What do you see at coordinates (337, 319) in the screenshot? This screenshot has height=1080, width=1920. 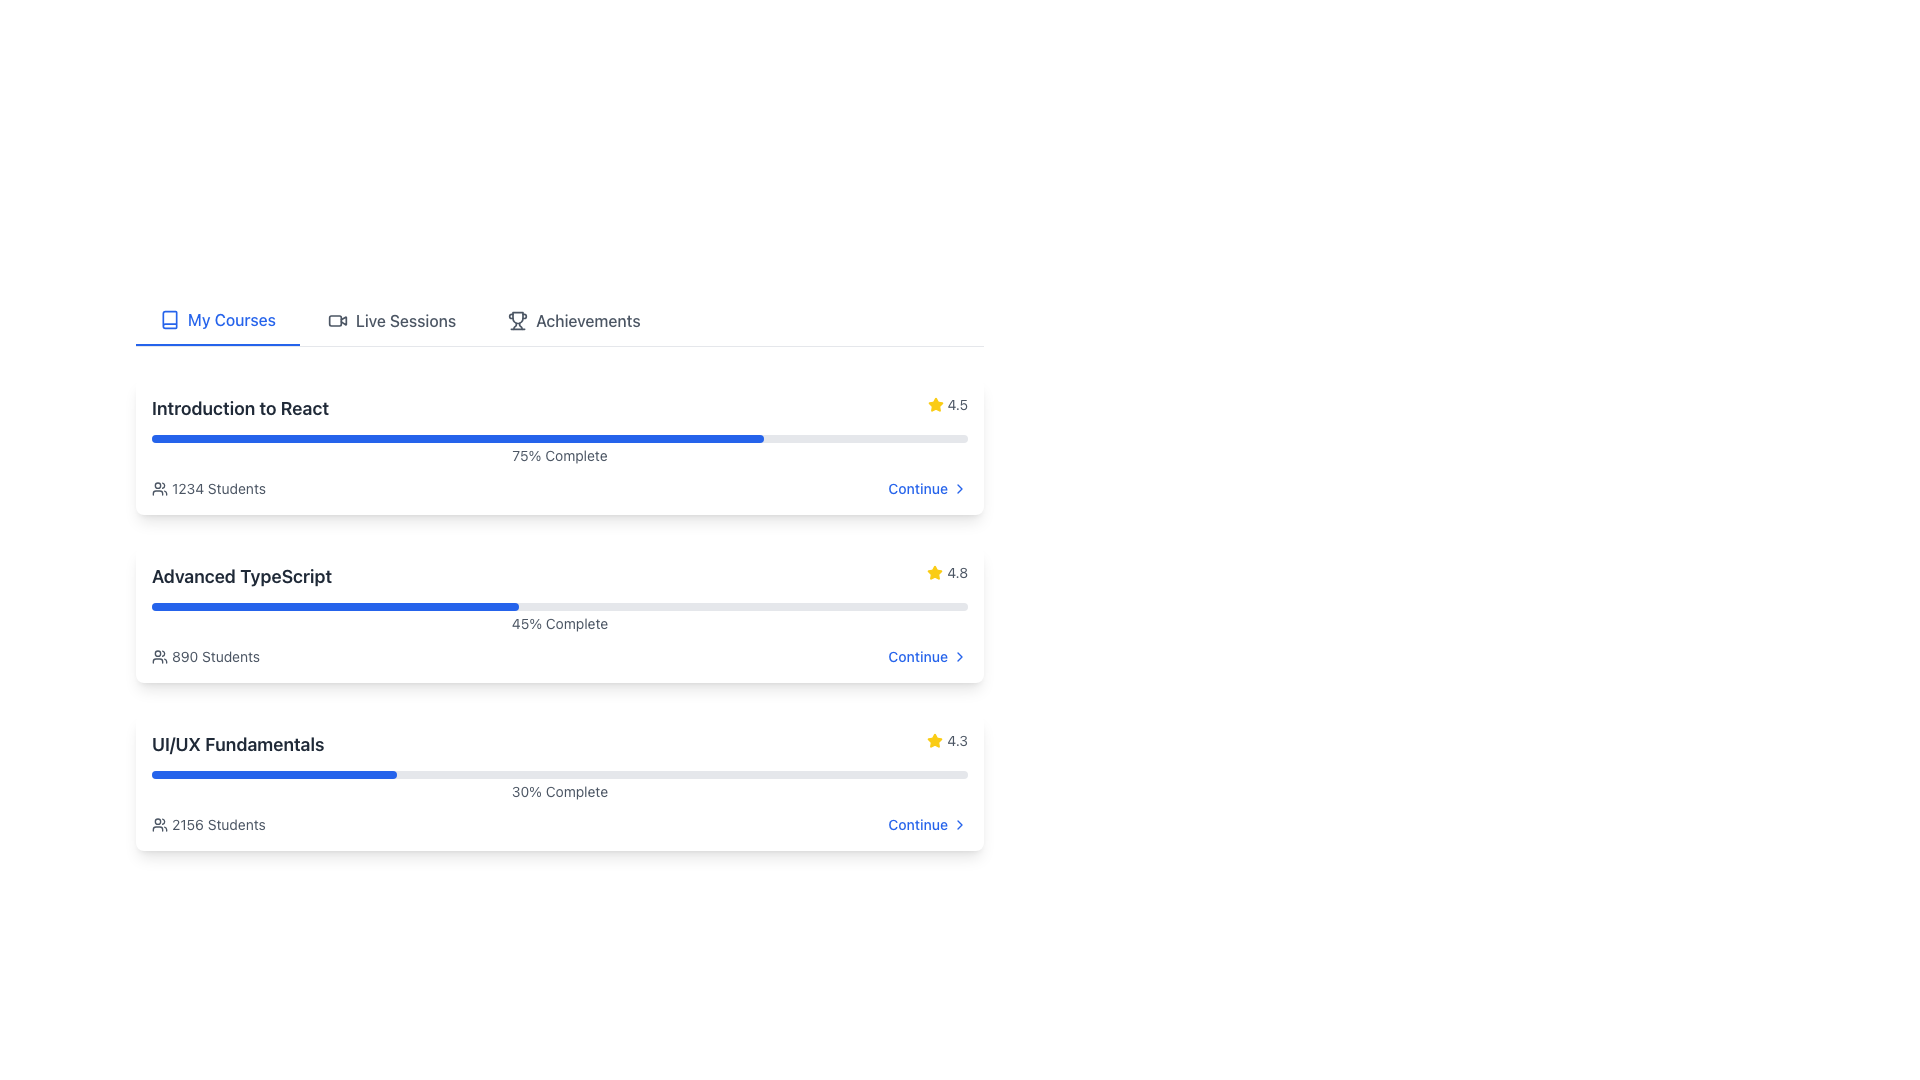 I see `the video camera icon located in the 'Live Sessions' tab, which is positioned next` at bounding box center [337, 319].